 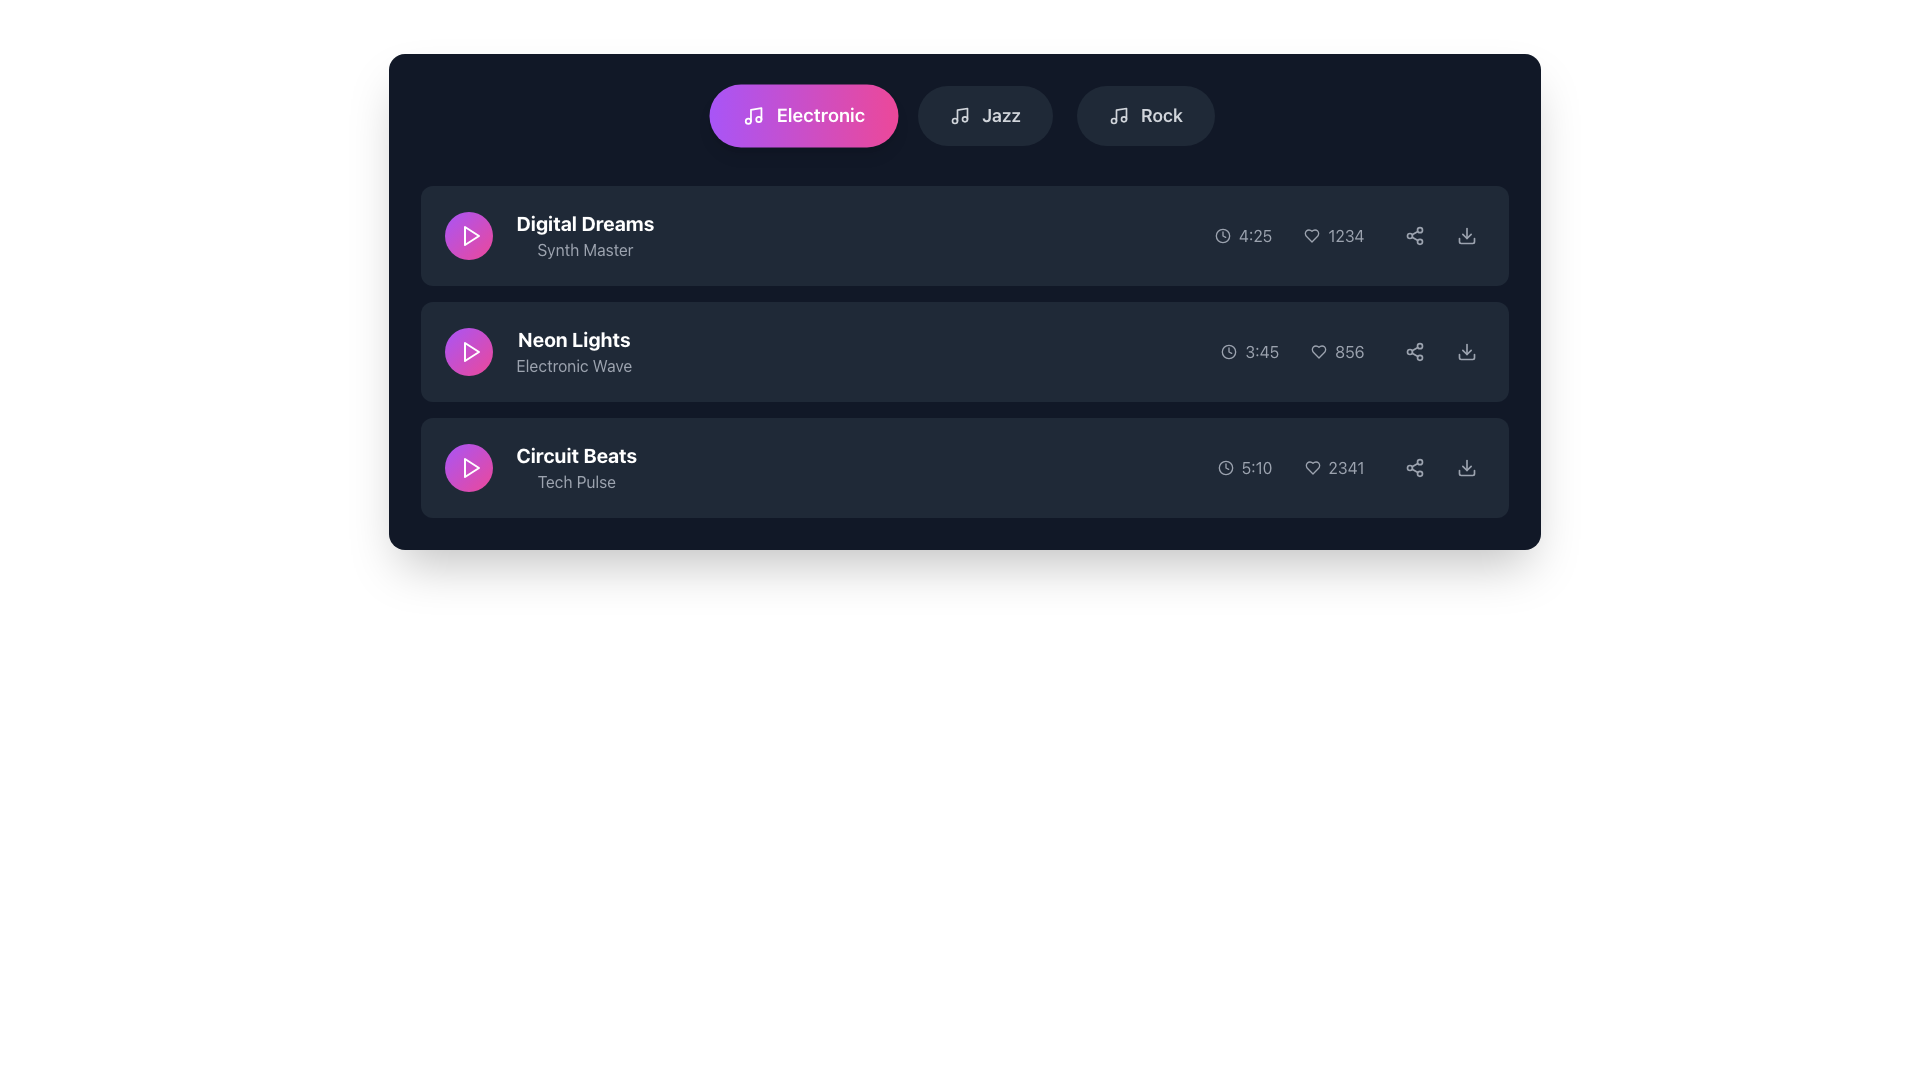 What do you see at coordinates (1319, 350) in the screenshot?
I see `the outlined heart icon located to the left of the numeric text '856'` at bounding box center [1319, 350].